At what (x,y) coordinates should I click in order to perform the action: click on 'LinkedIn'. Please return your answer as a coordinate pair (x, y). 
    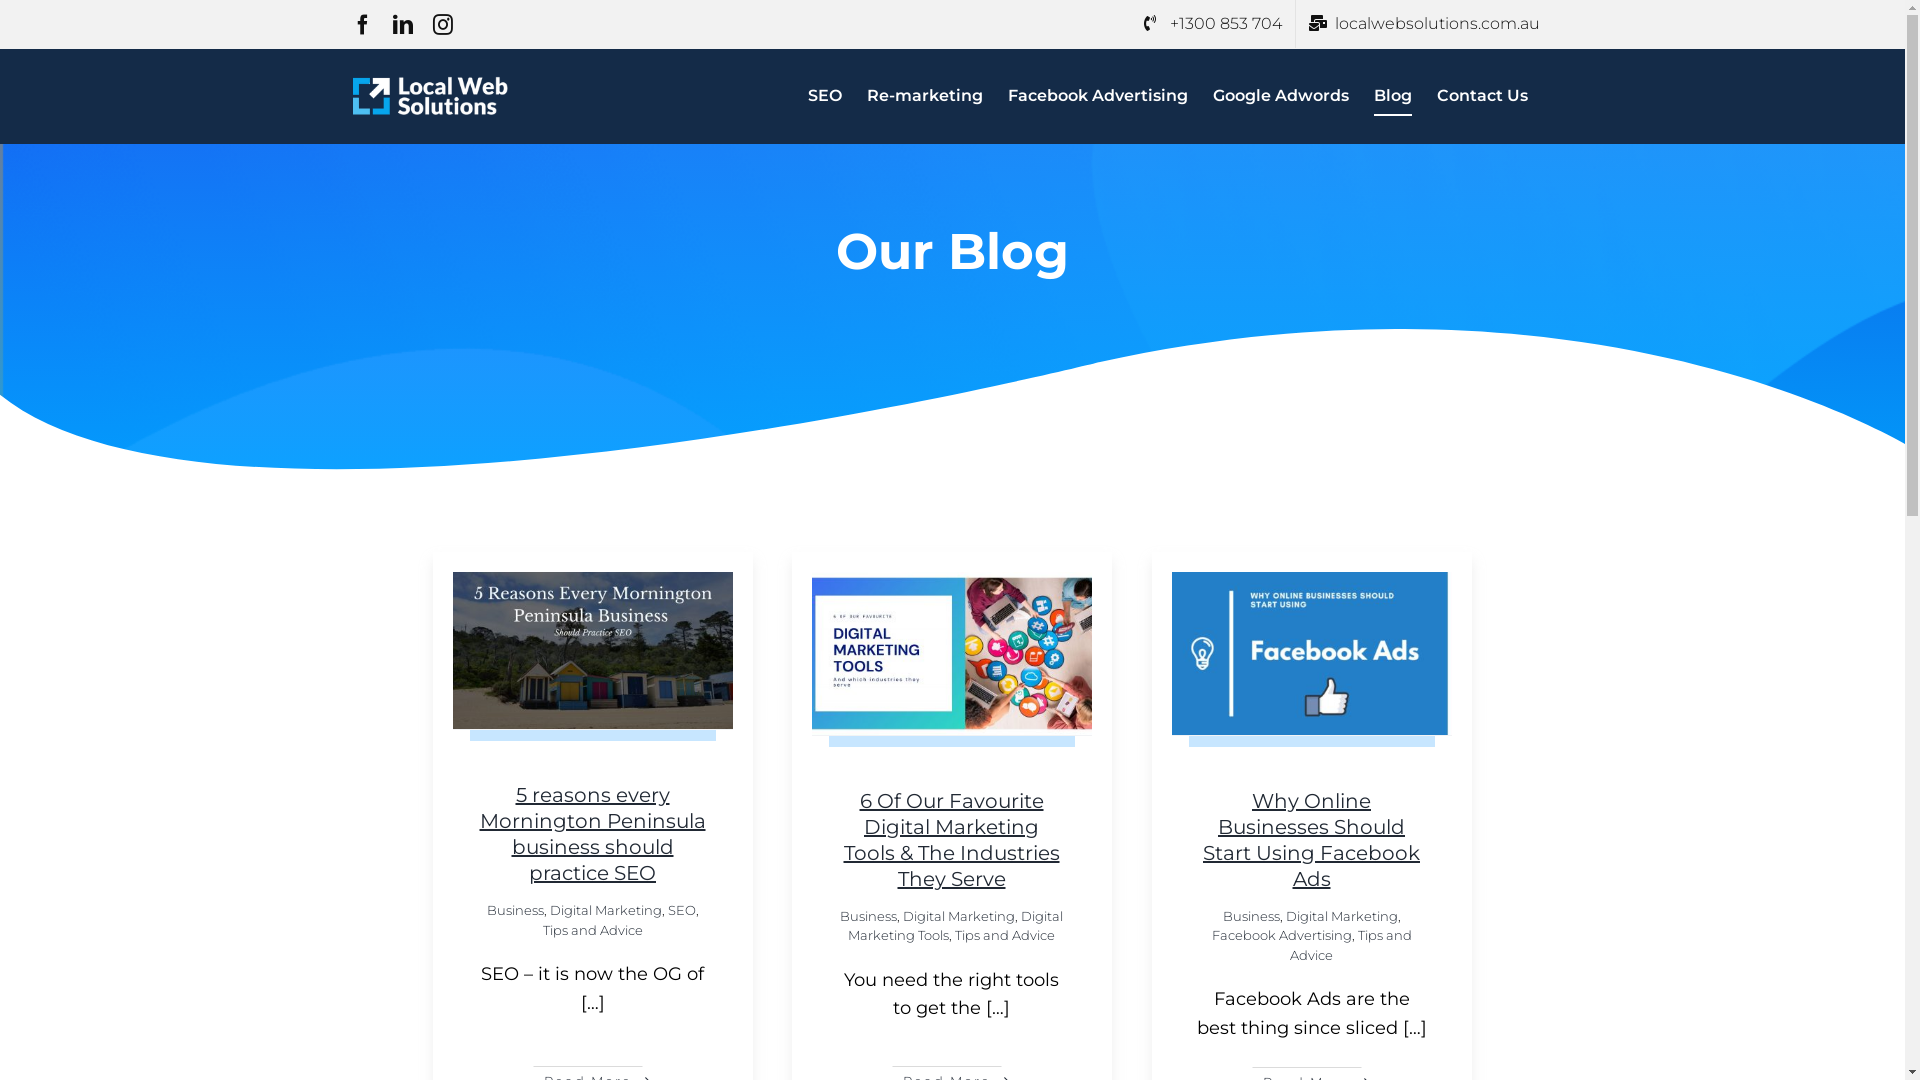
    Looking at the image, I should click on (392, 24).